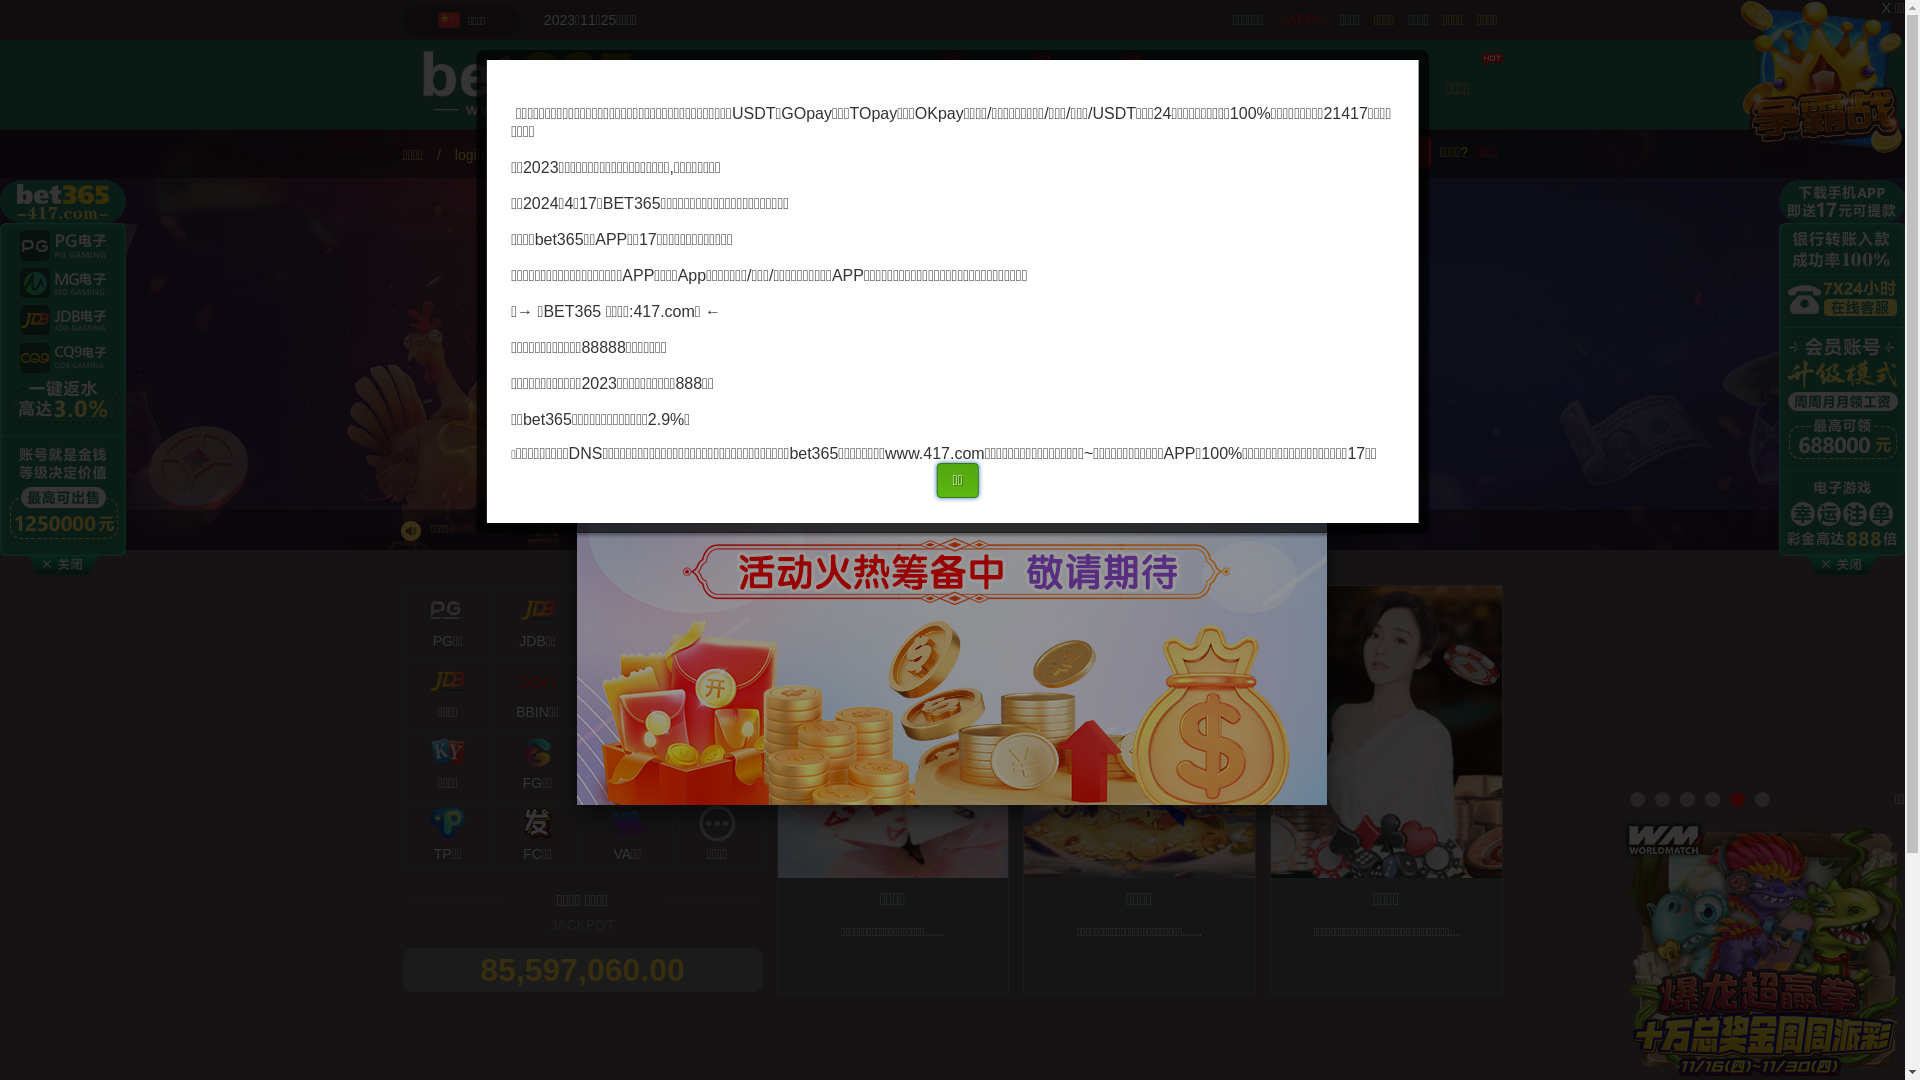 This screenshot has height=1080, width=1920. Describe the element at coordinates (1762, 798) in the screenshot. I see `'6'` at that location.